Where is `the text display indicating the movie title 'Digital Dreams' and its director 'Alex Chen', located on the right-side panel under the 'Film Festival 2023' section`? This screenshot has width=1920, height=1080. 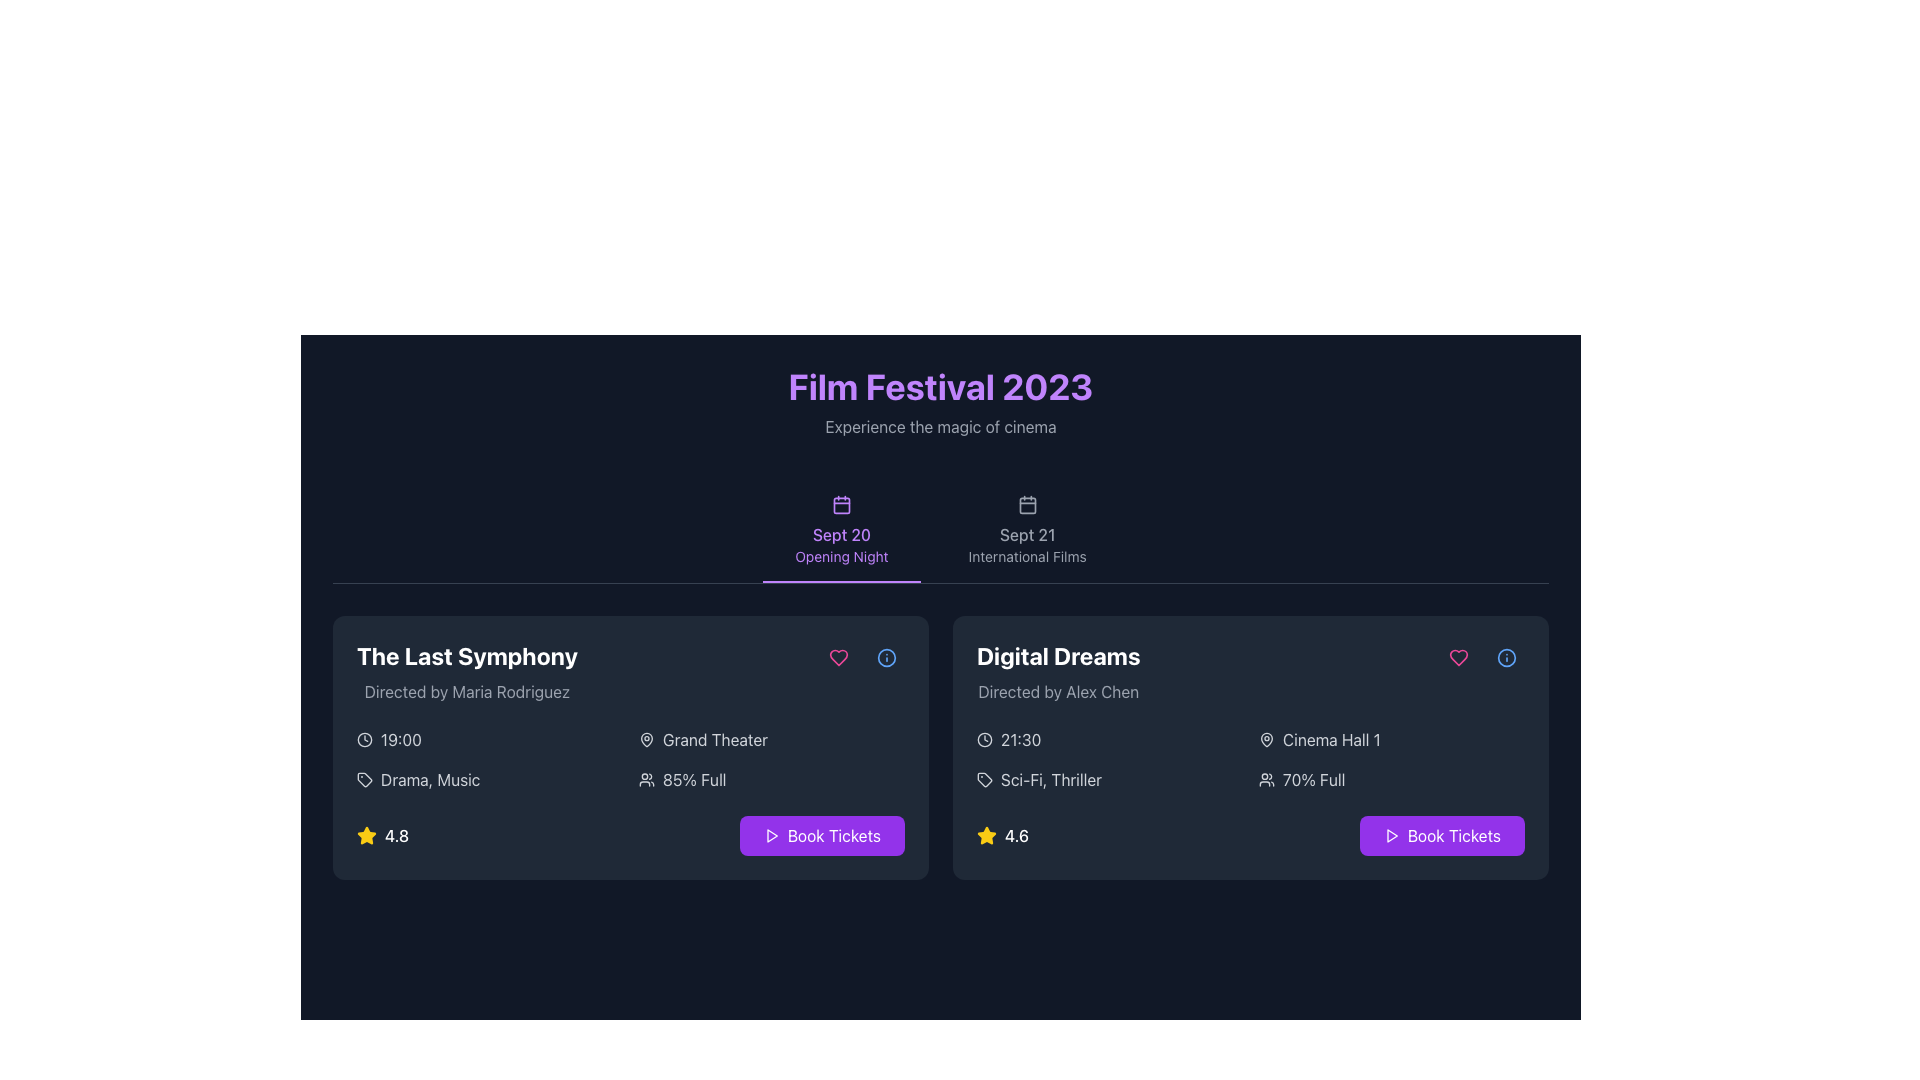
the text display indicating the movie title 'Digital Dreams' and its director 'Alex Chen', located on the right-side panel under the 'Film Festival 2023' section is located at coordinates (1057, 671).